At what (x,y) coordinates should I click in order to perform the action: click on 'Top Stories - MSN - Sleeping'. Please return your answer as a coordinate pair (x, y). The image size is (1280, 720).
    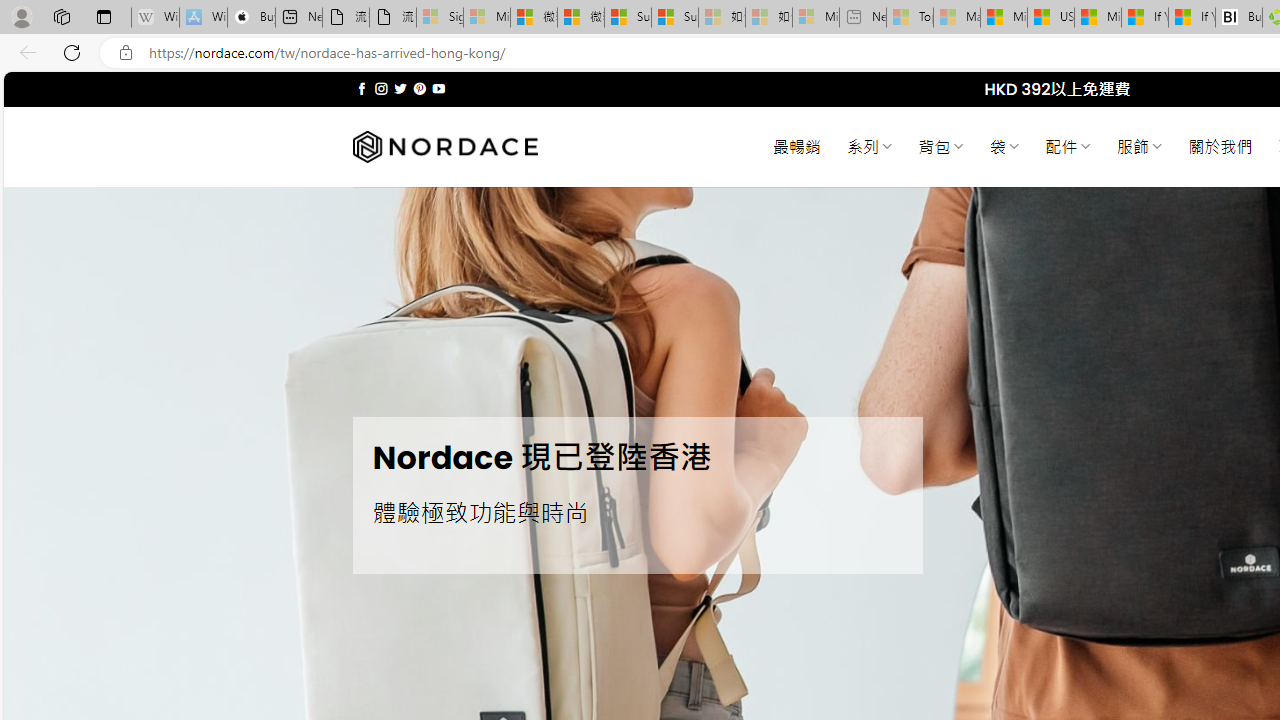
    Looking at the image, I should click on (909, 17).